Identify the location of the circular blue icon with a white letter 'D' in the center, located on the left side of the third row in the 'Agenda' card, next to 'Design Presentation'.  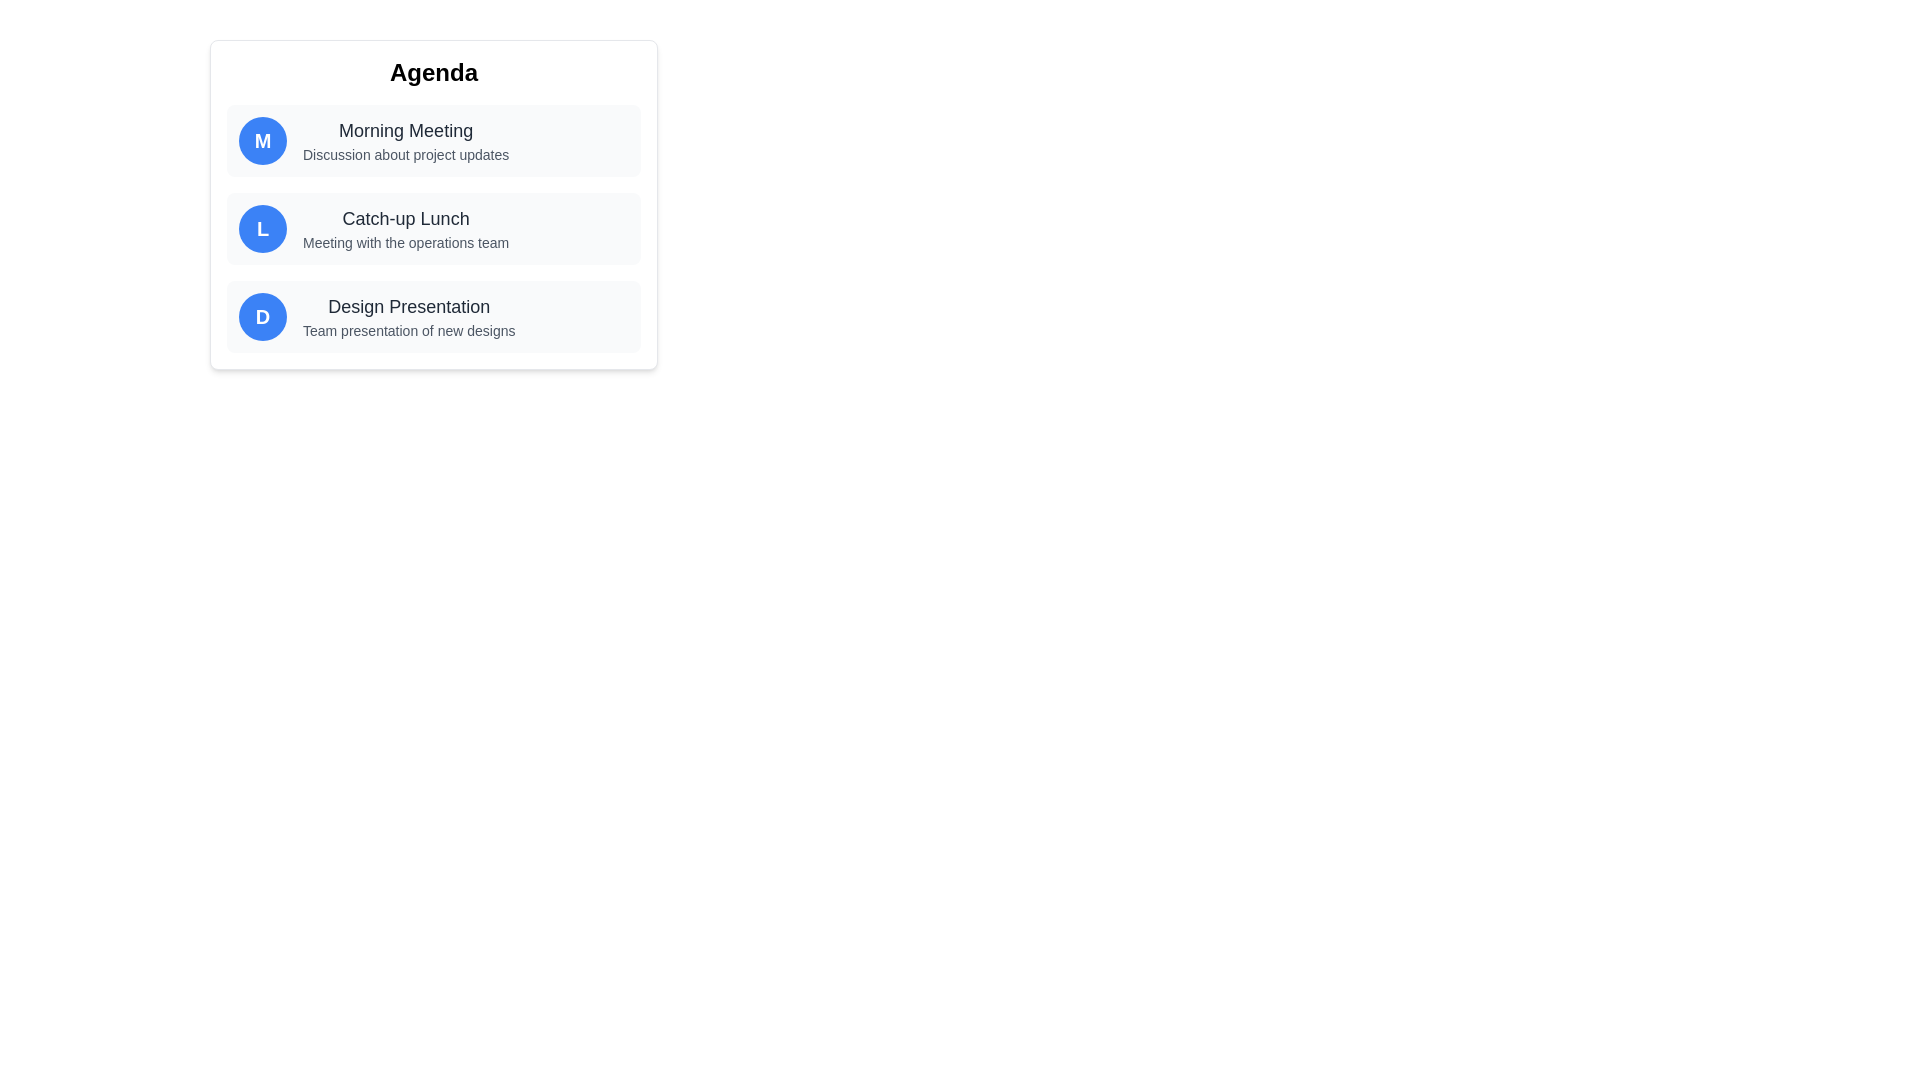
(262, 315).